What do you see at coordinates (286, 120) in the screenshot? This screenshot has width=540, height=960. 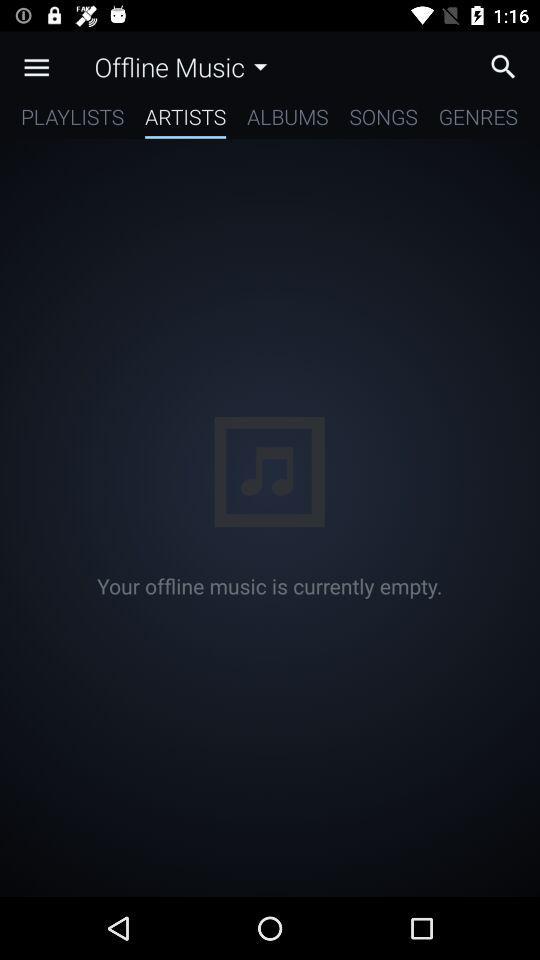 I see `the text beside artists` at bounding box center [286, 120].